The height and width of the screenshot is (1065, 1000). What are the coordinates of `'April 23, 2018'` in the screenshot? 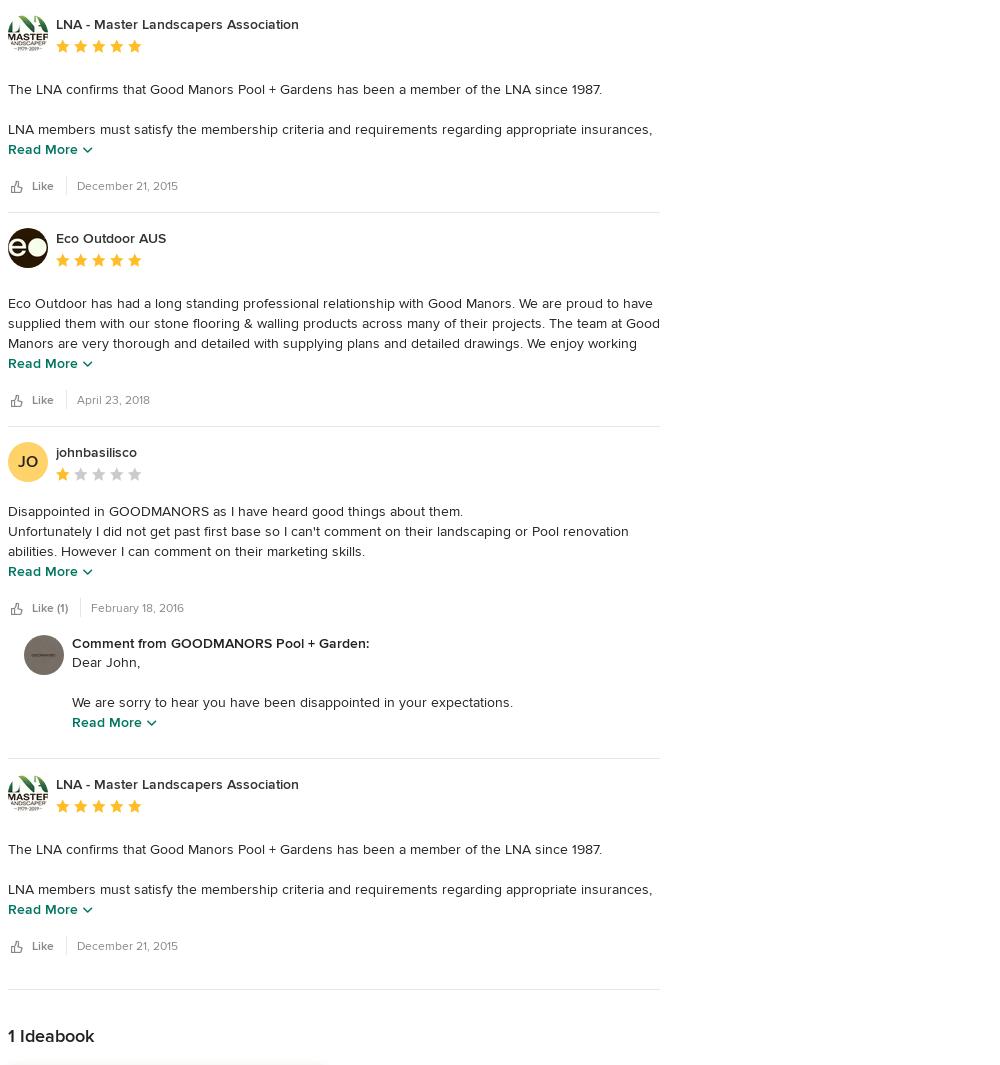 It's located at (112, 399).